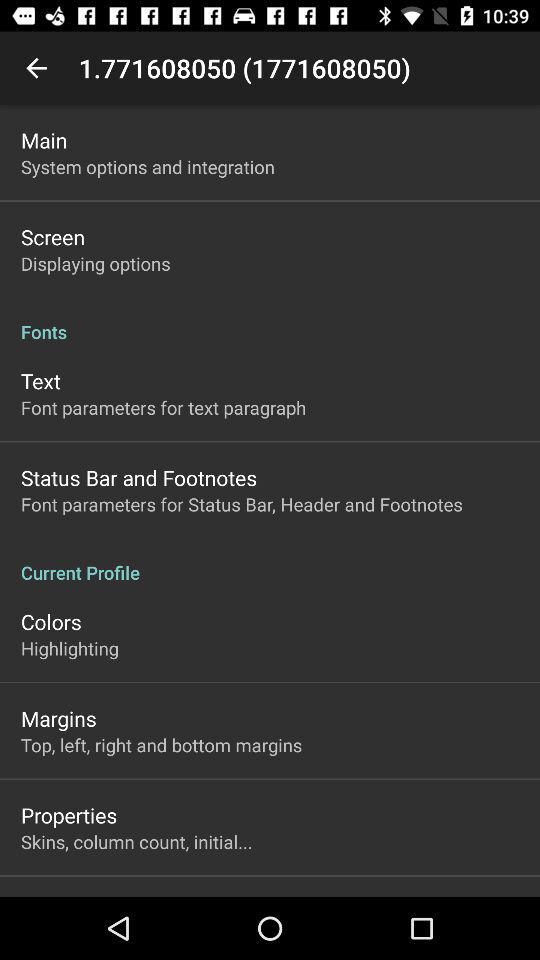 Image resolution: width=540 pixels, height=960 pixels. I want to click on current profile icon, so click(270, 562).